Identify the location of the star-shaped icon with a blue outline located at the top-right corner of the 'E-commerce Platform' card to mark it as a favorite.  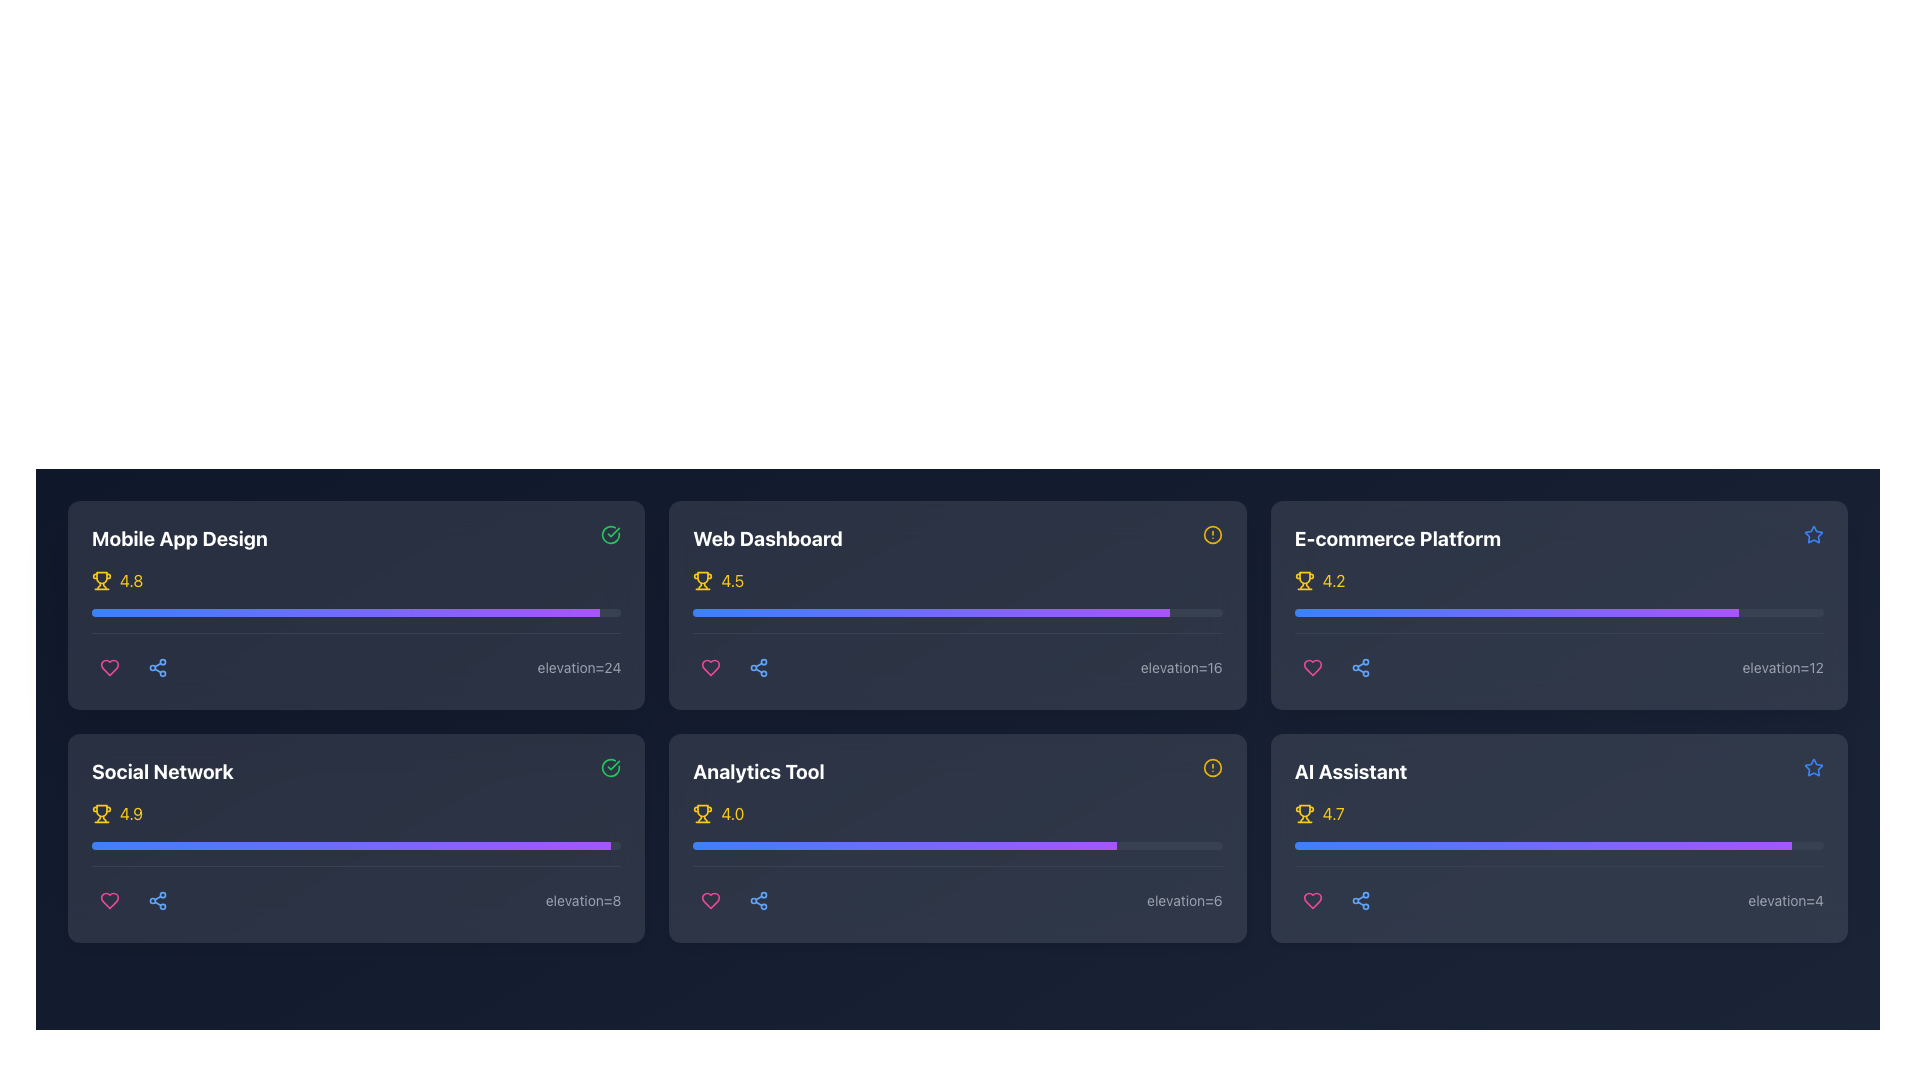
(1814, 534).